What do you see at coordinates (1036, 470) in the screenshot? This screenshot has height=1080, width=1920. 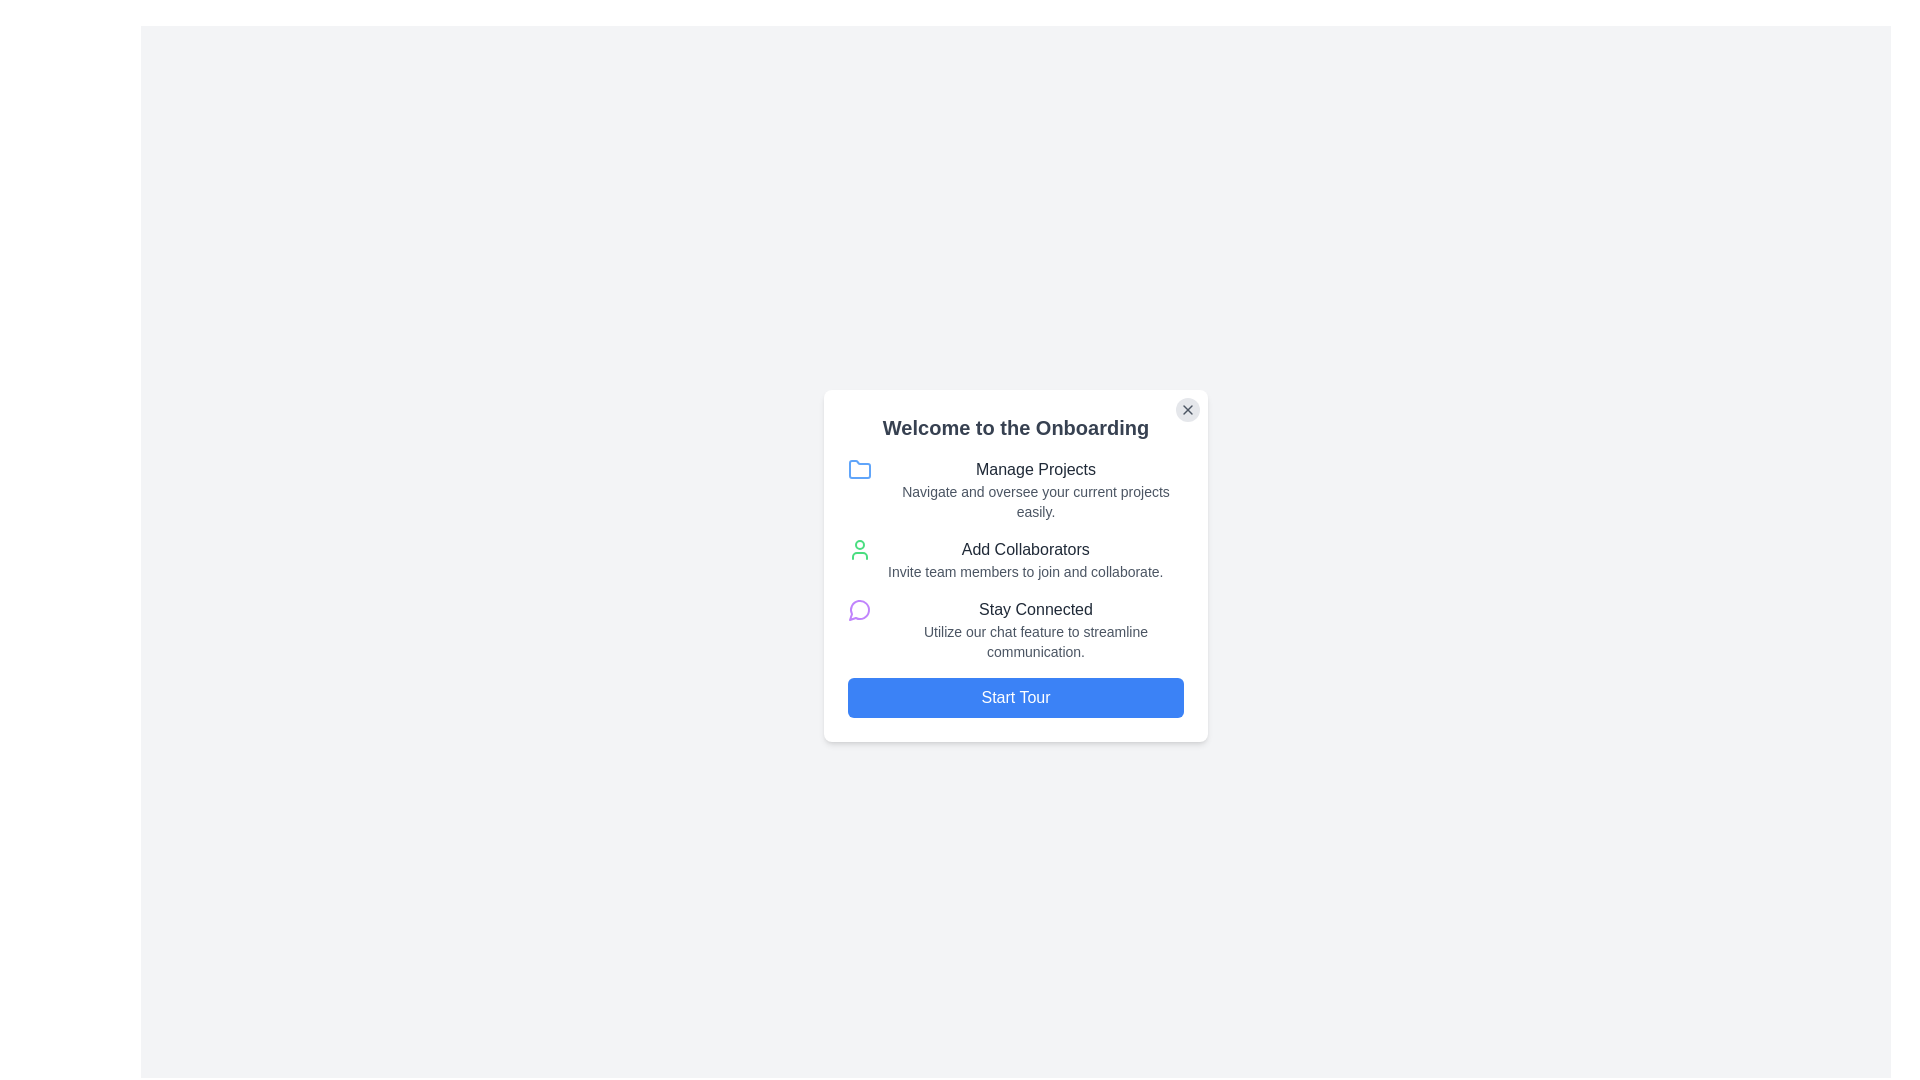 I see `the 'Manage Projects' text label, which is styled with a medium font weight and gray color, positioned below the heading 'Welcome to the Onboarding' in the onboarding dialog box` at bounding box center [1036, 470].